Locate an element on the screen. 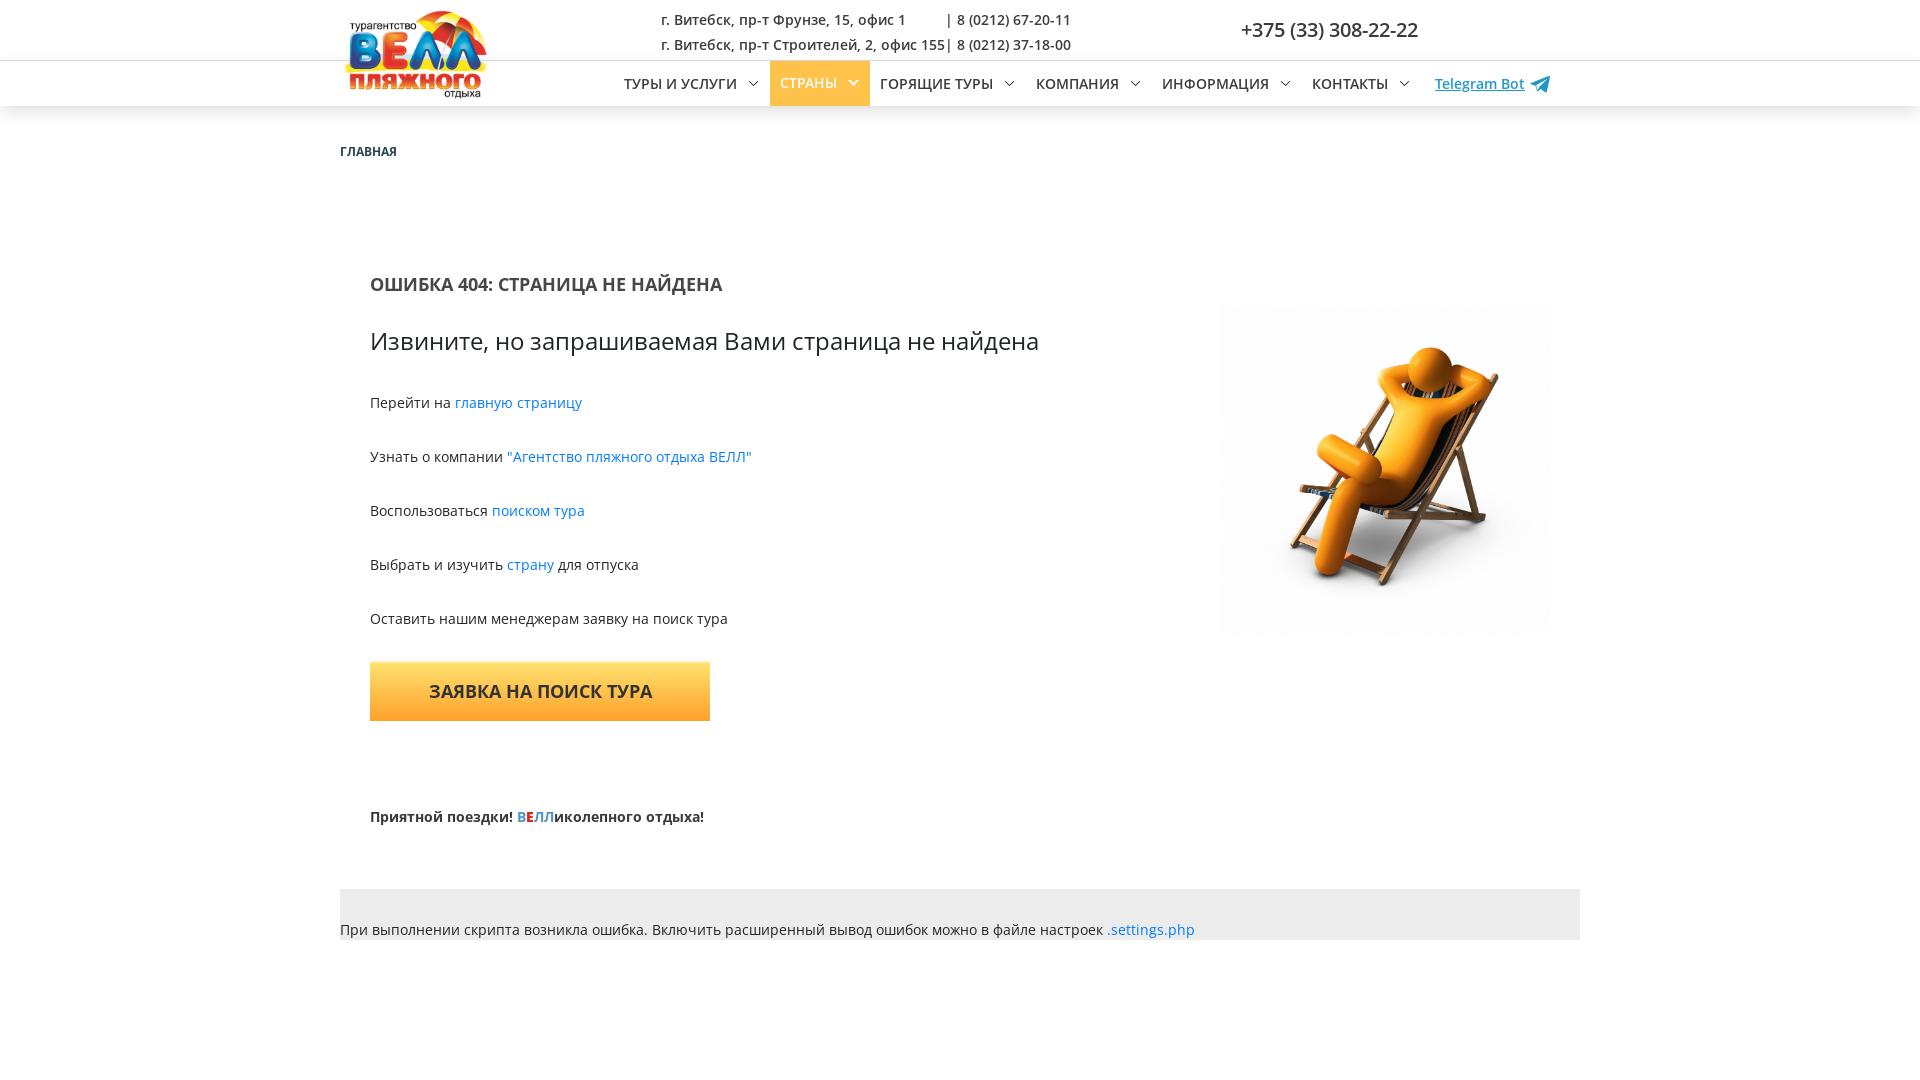 This screenshot has width=1920, height=1080. 'Relax.jpg' is located at coordinates (1384, 470).